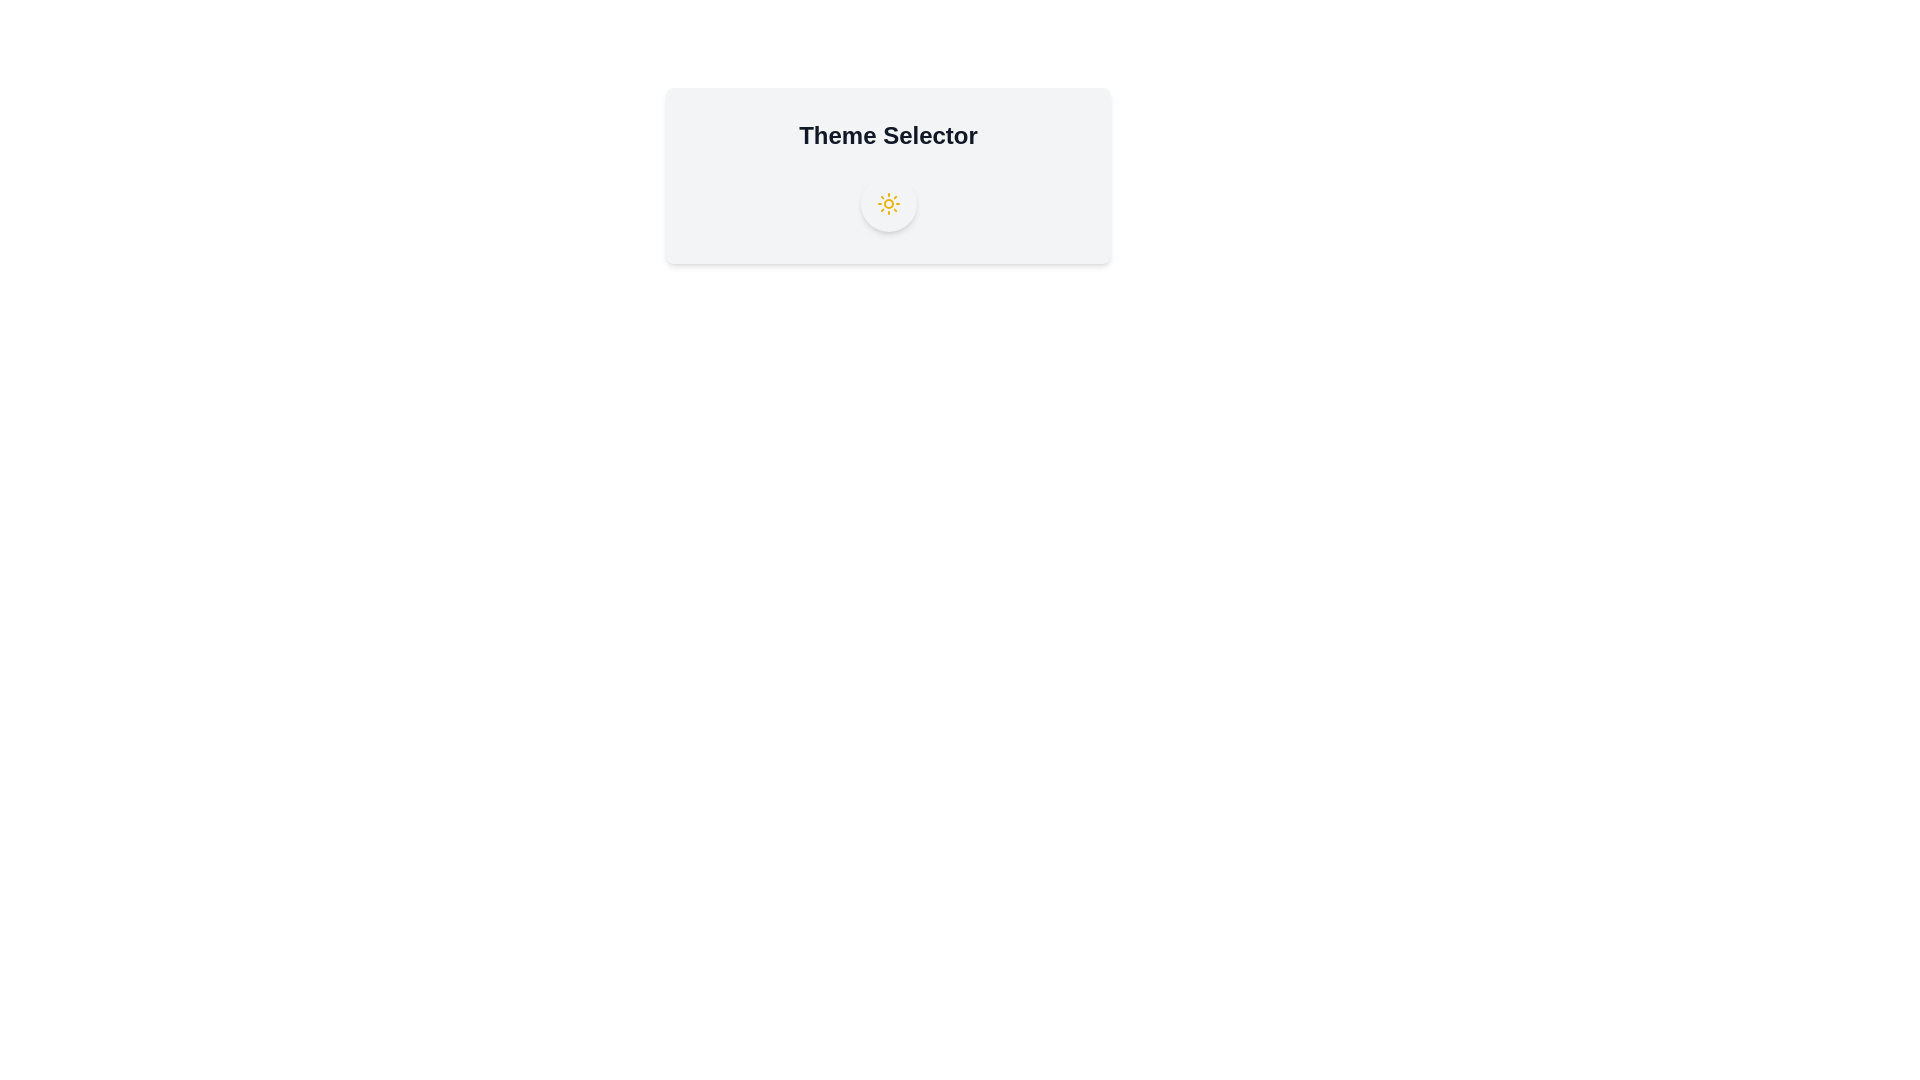 The height and width of the screenshot is (1080, 1920). I want to click on the theme icon displayed in the center of the ThemeSwitcherPanel, so click(887, 204).